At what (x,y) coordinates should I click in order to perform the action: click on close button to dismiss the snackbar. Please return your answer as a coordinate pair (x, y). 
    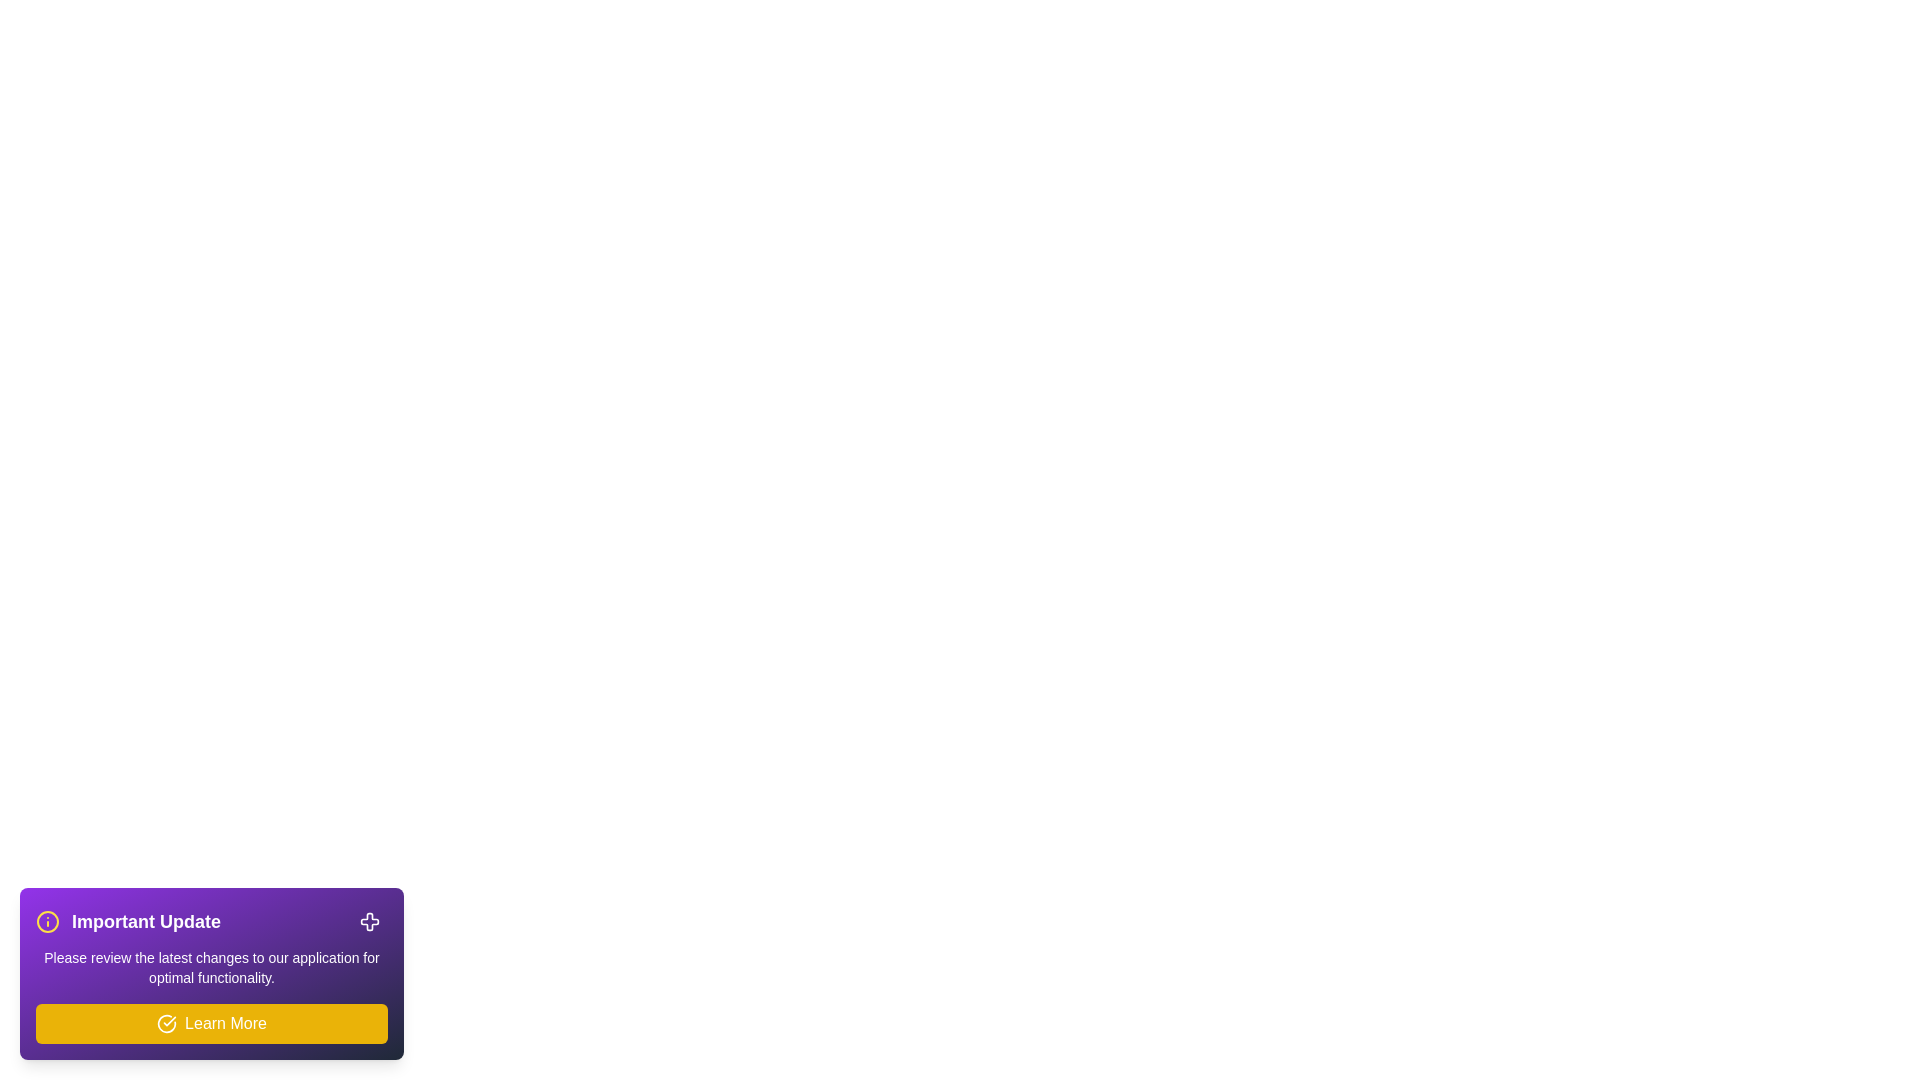
    Looking at the image, I should click on (369, 921).